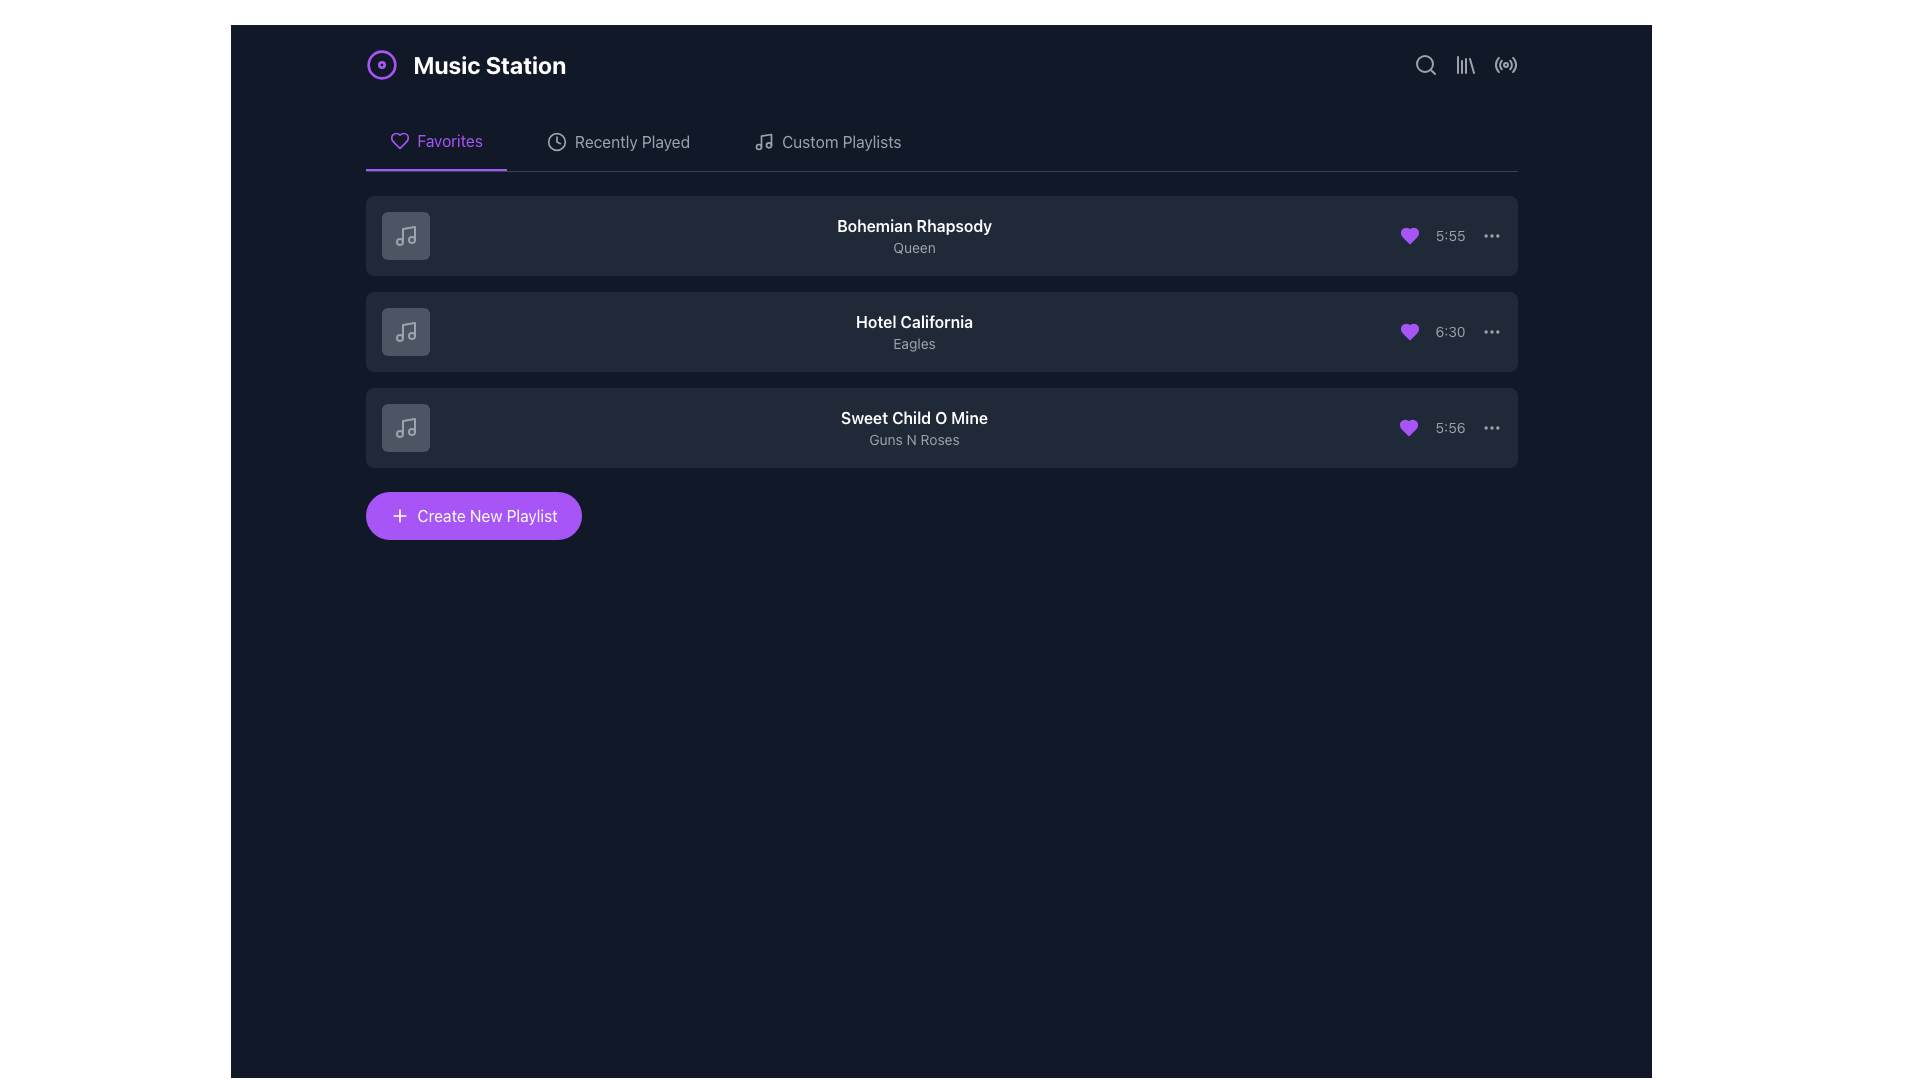  Describe the element at coordinates (1450, 234) in the screenshot. I see `the time duration label reading '5:55', which is styled with gray text and positioned between a heart icon and action dots in the song details for 'Bohemian Rhapsody' by Queen` at that location.